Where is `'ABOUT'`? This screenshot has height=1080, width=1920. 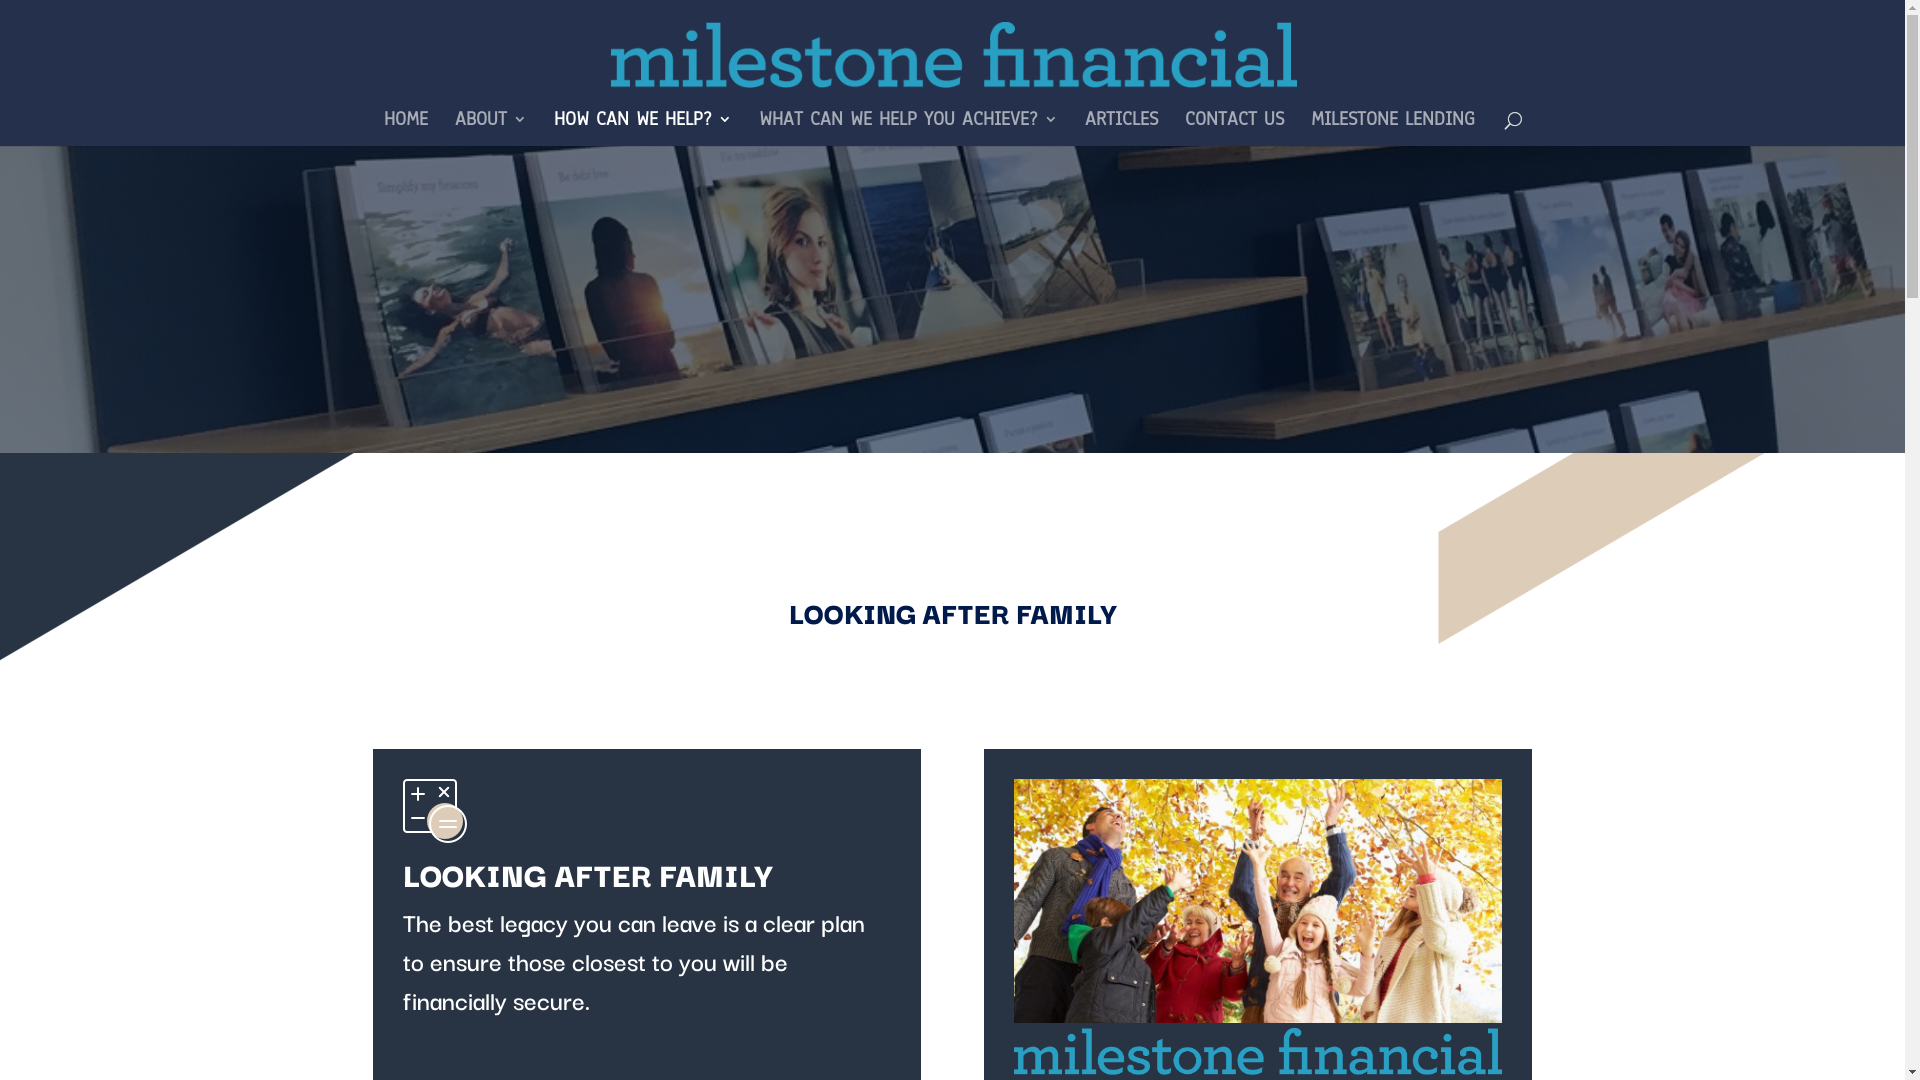 'ABOUT' is located at coordinates (453, 128).